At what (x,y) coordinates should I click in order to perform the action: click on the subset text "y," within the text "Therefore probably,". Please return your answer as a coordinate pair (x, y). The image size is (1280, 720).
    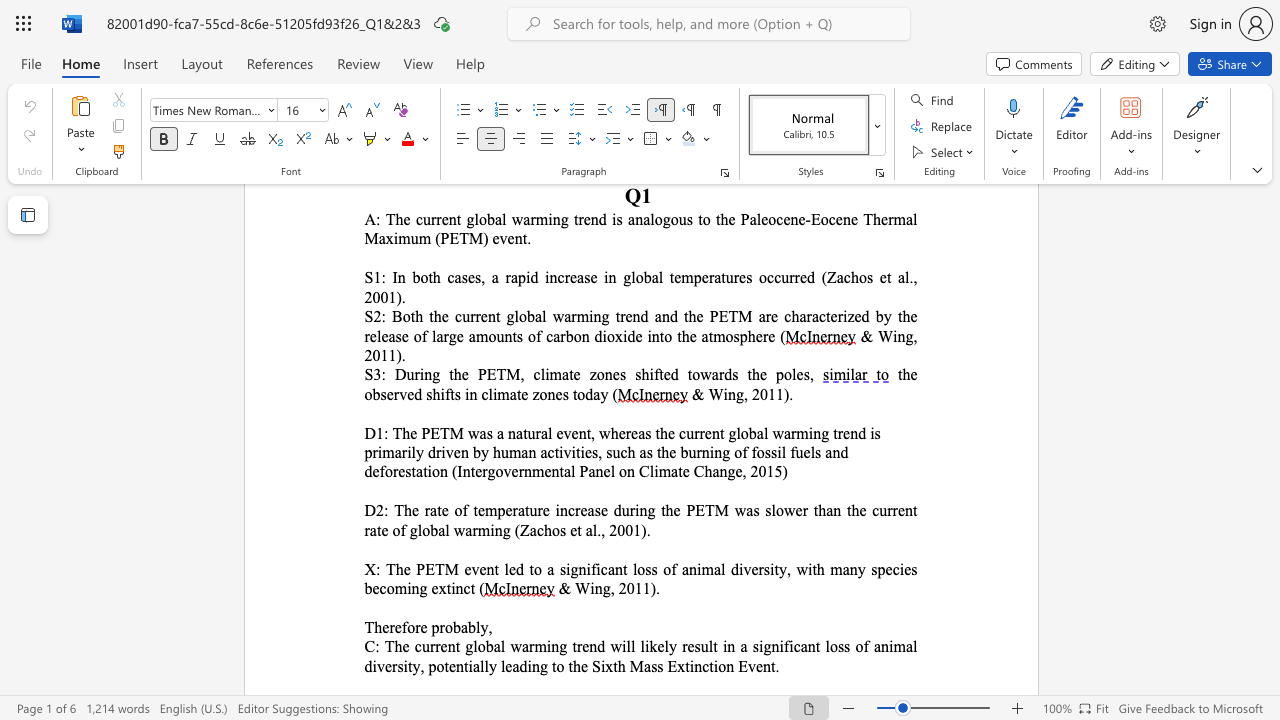
    Looking at the image, I should click on (480, 626).